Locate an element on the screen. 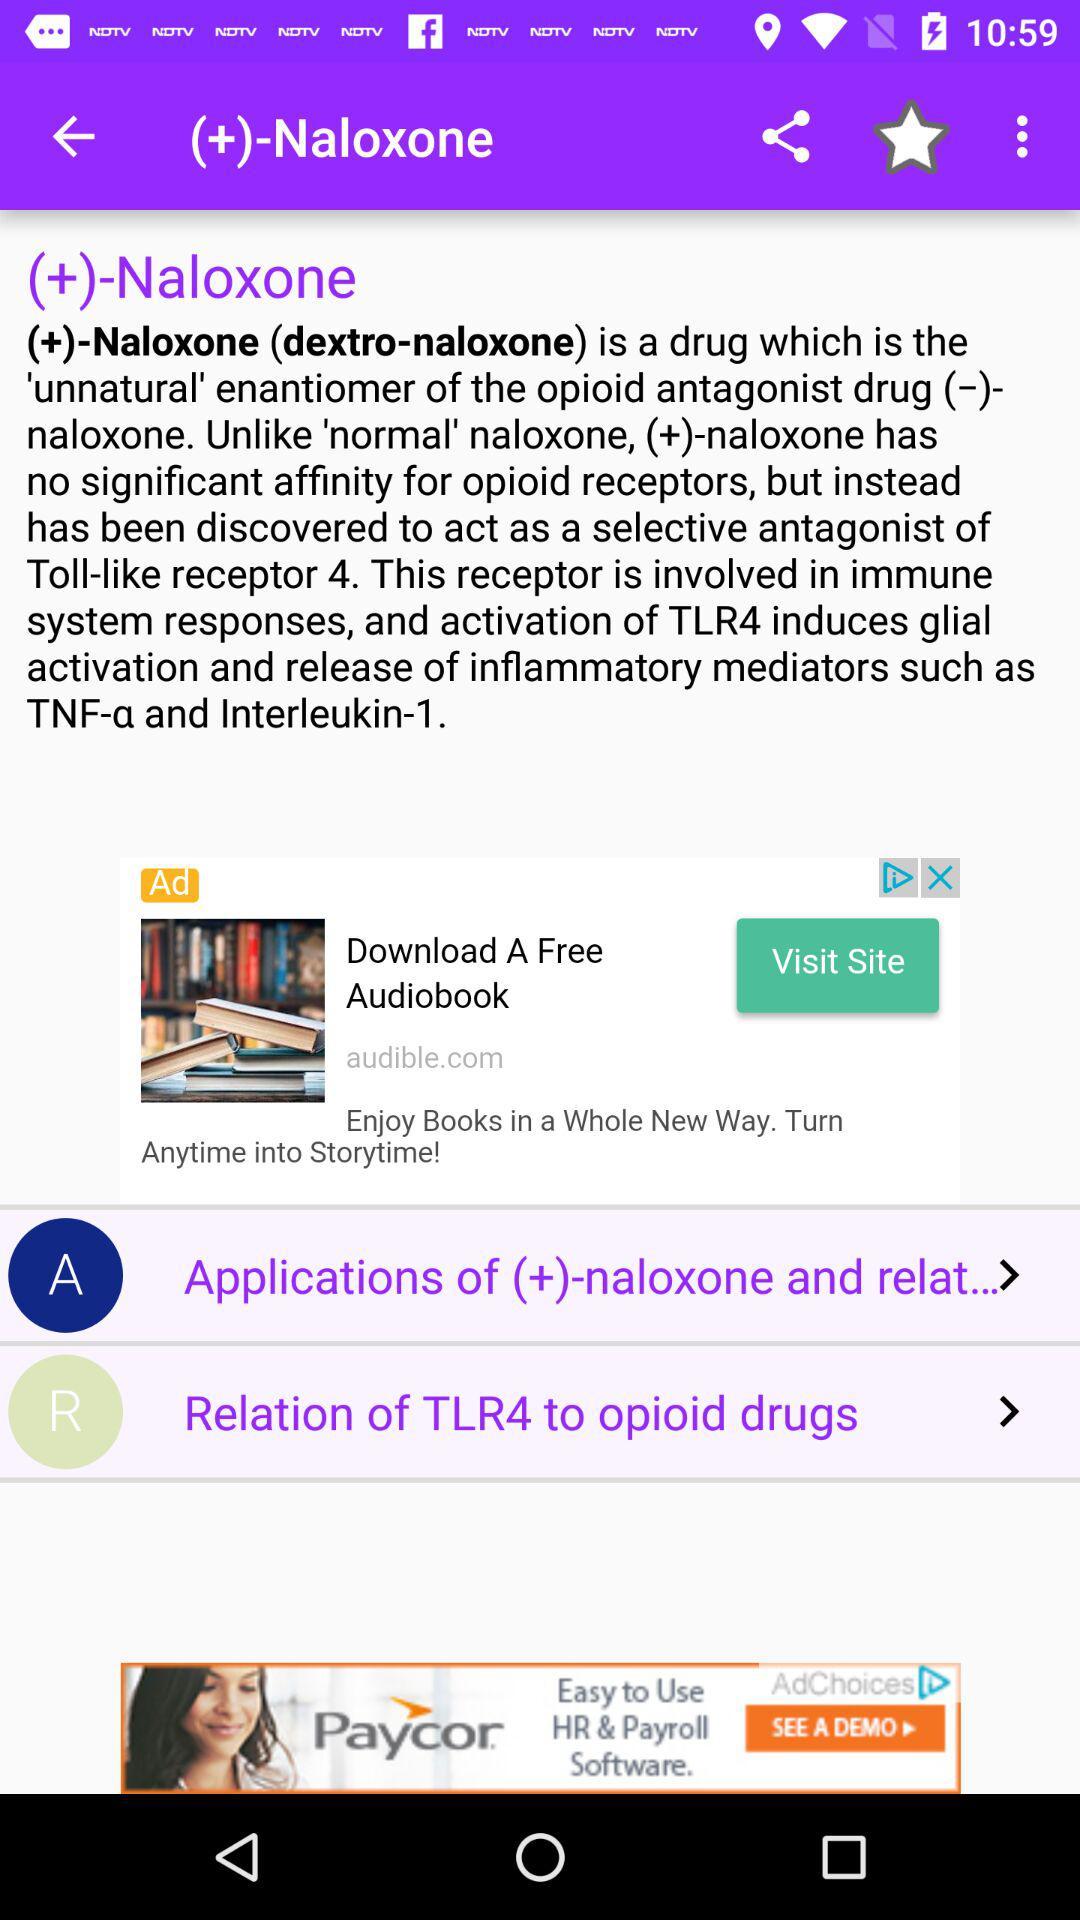 This screenshot has width=1080, height=1920. advertisement is located at coordinates (540, 1031).